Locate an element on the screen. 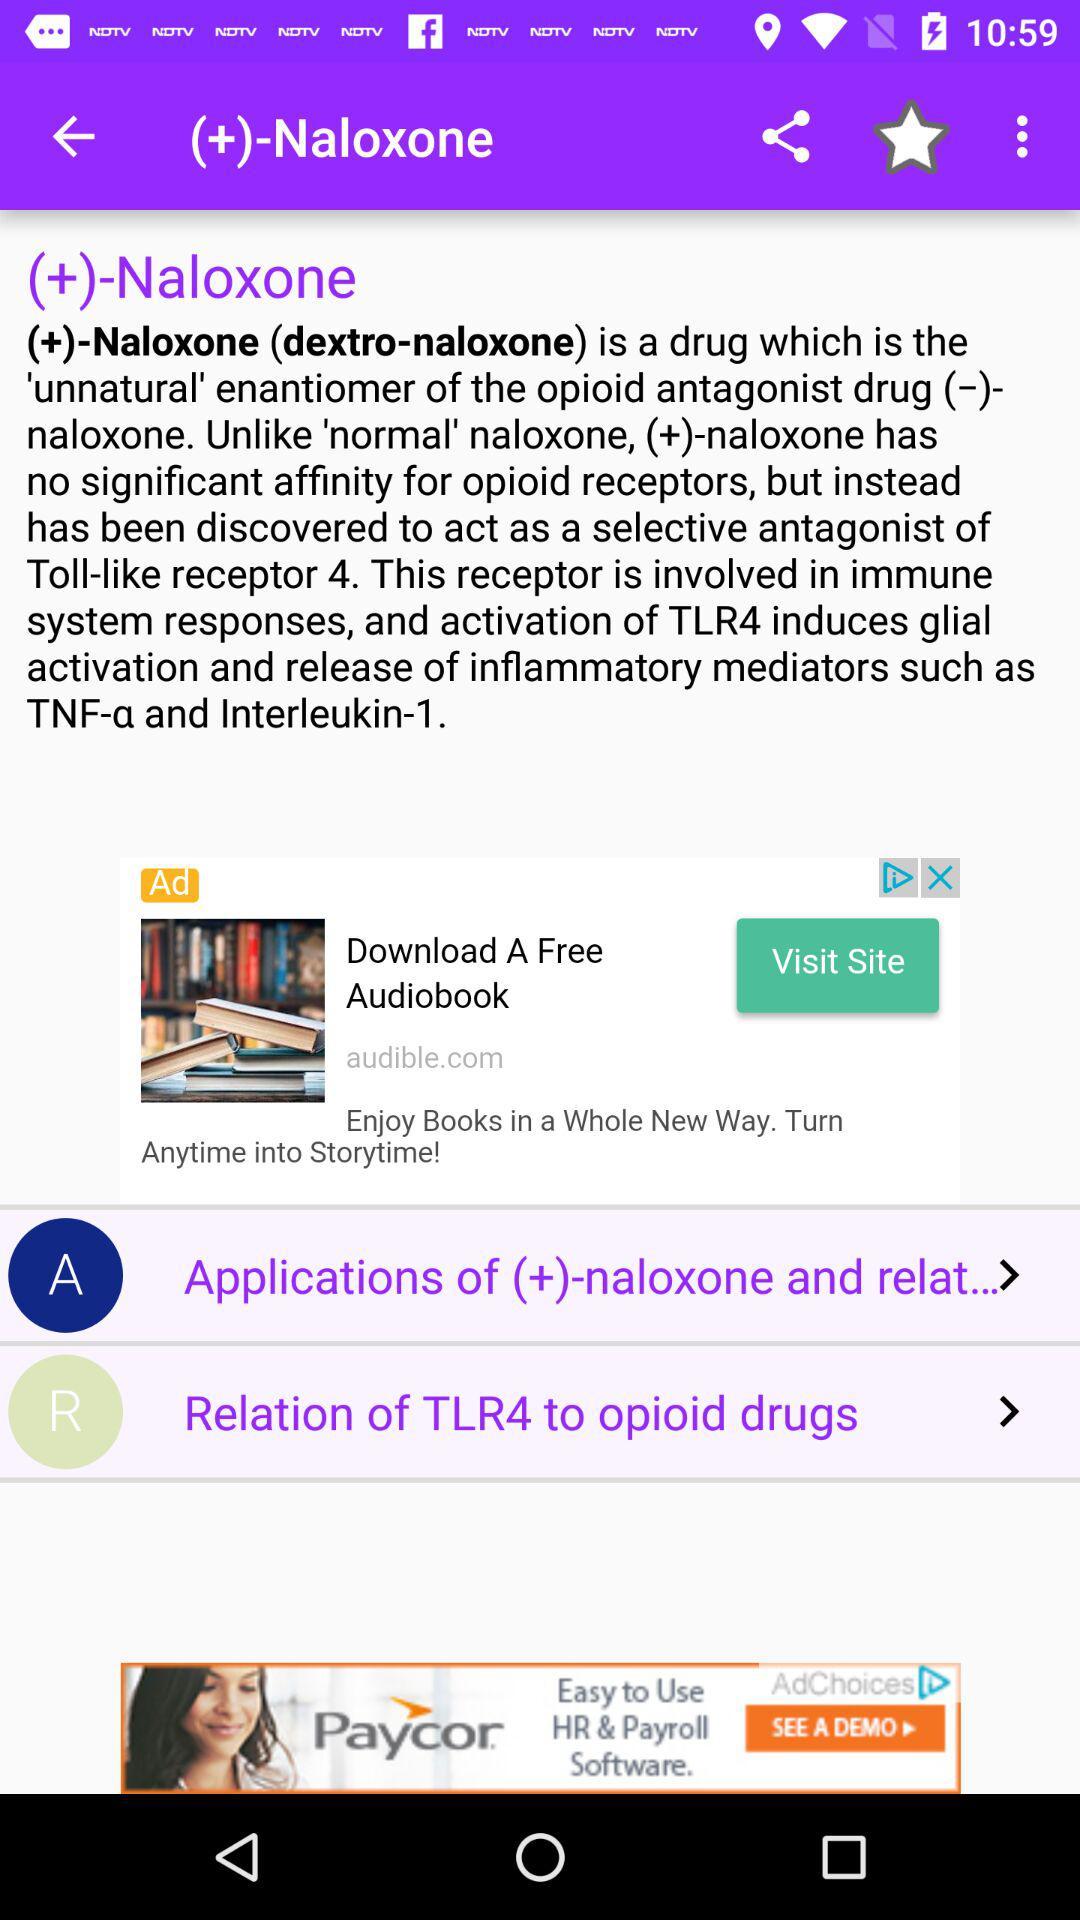 This screenshot has width=1080, height=1920. advertisement is located at coordinates (540, 1031).